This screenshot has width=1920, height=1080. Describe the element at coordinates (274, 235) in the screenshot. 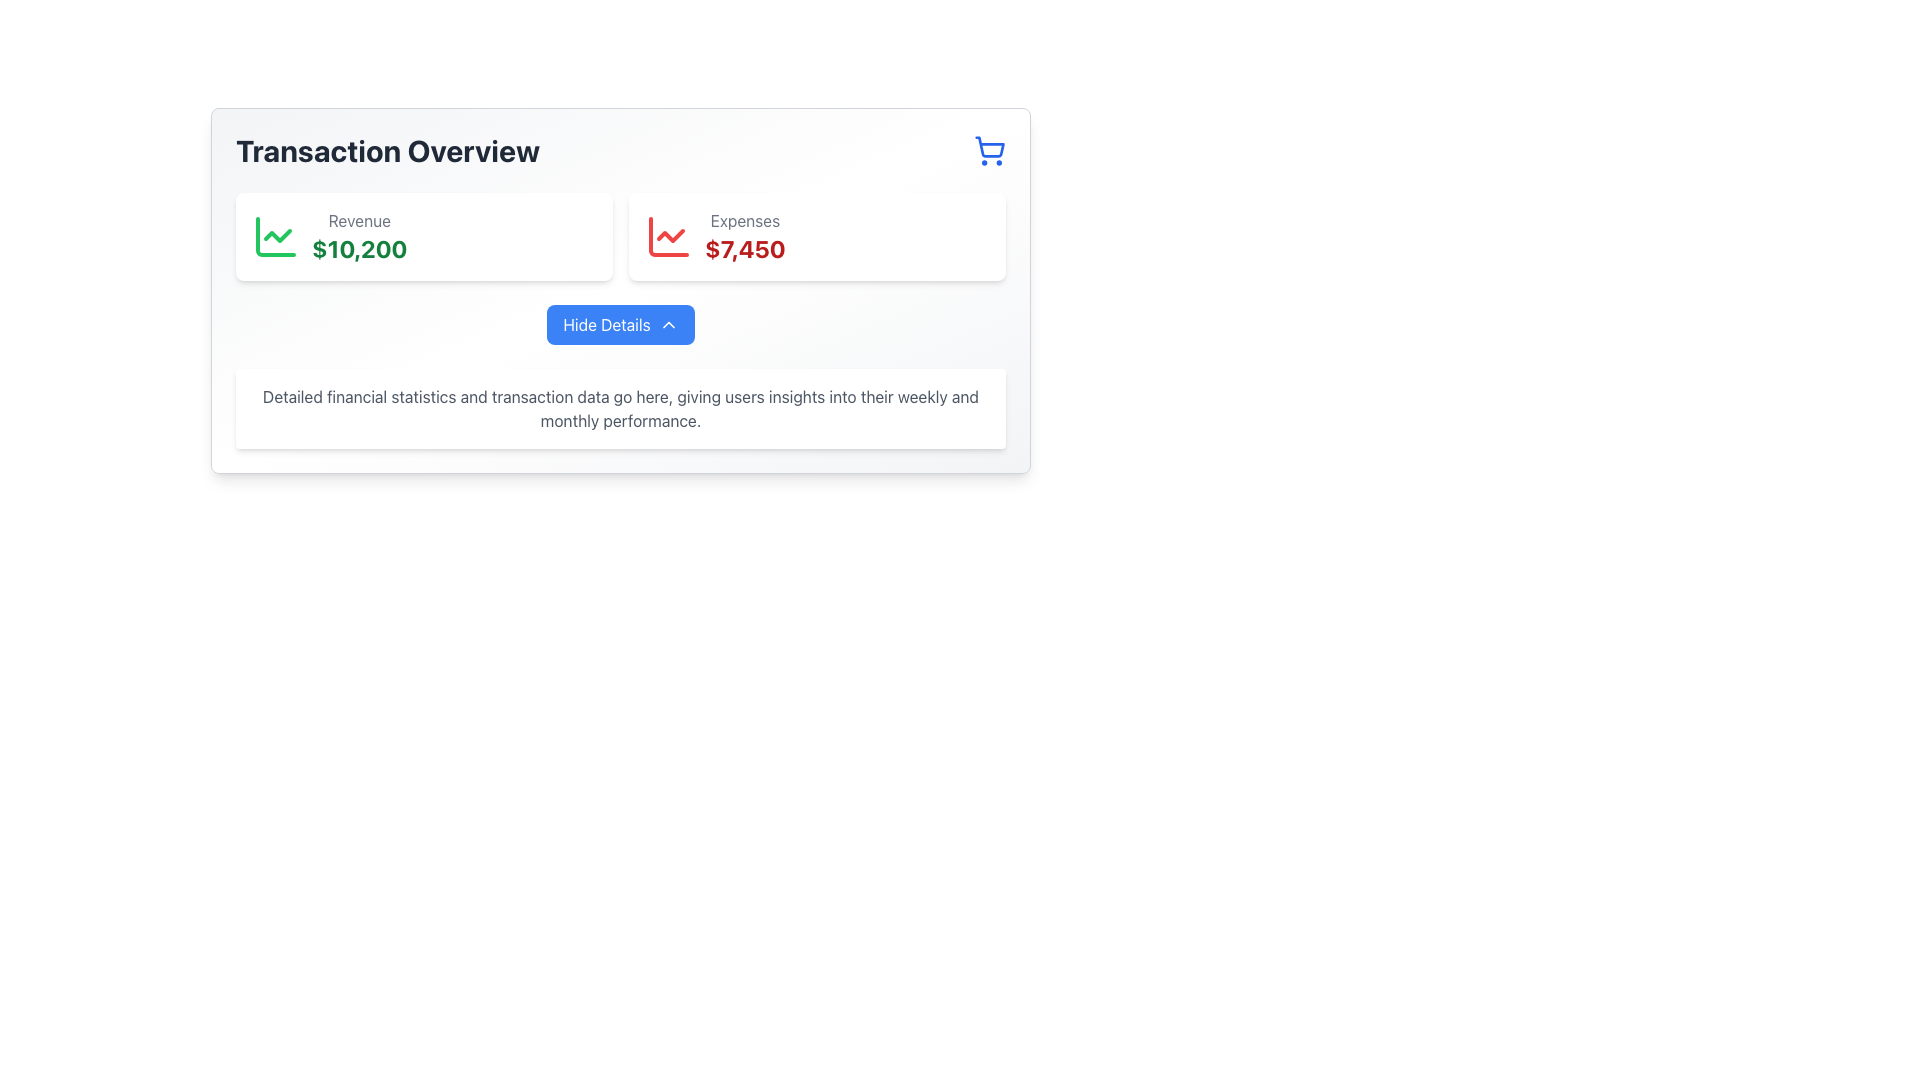

I see `the green chart icon representing revenue, which features a line graph with an upward trend and a checkmark, located in the 'Transaction Overview' section` at that location.